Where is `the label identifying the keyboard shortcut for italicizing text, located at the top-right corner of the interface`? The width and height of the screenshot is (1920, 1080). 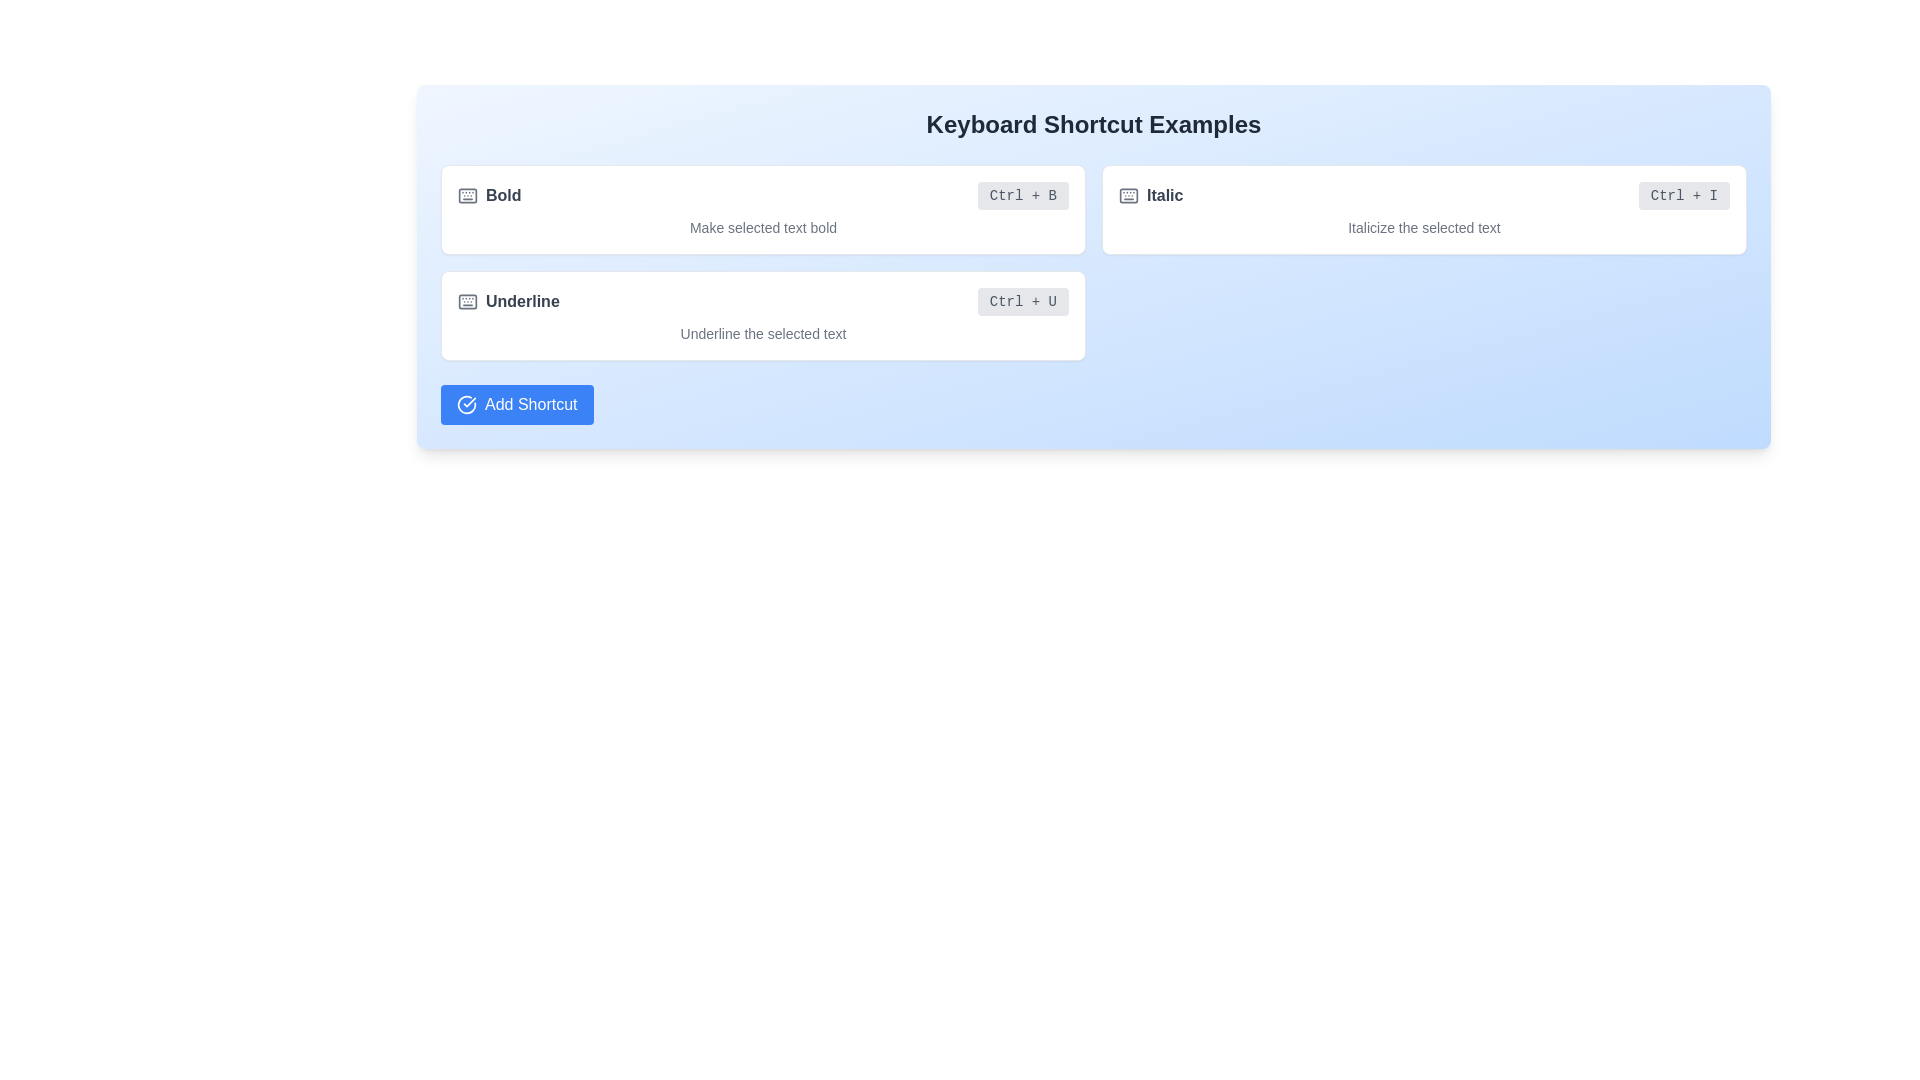
the label identifying the keyboard shortcut for italicizing text, located at the top-right corner of the interface is located at coordinates (1165, 196).